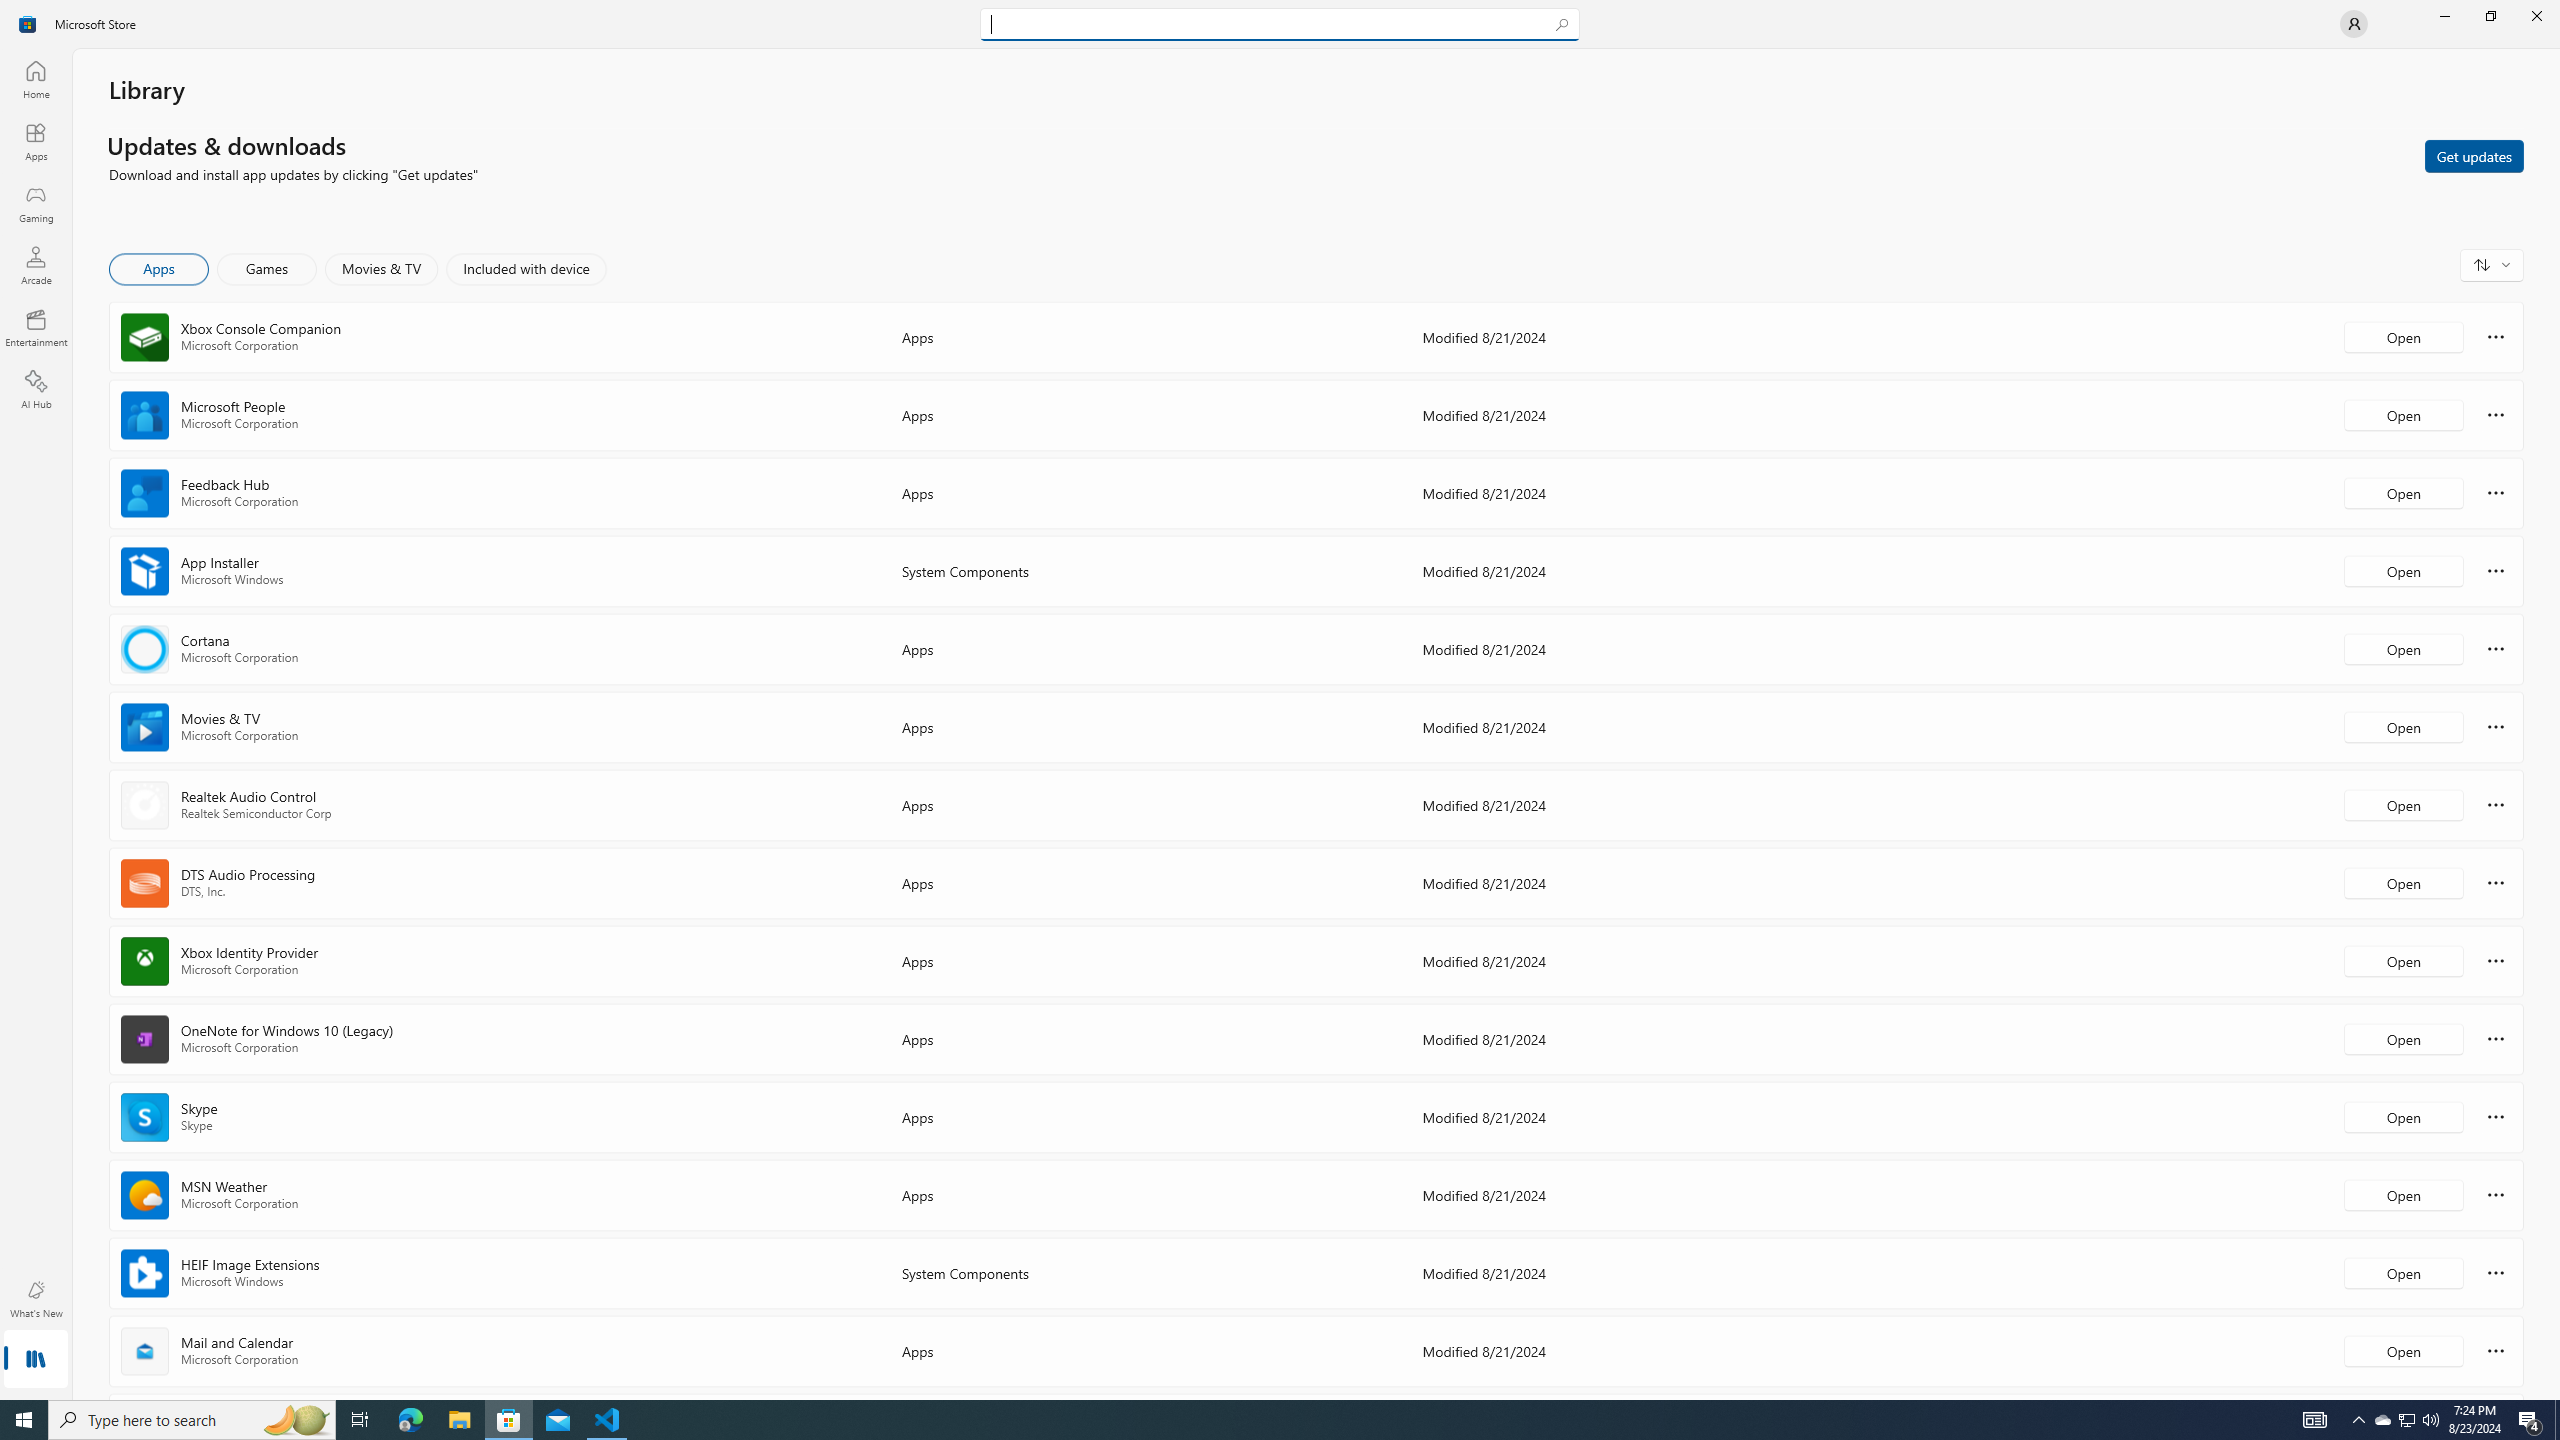  Describe the element at coordinates (2443, 15) in the screenshot. I see `'Minimize Microsoft Store'` at that location.